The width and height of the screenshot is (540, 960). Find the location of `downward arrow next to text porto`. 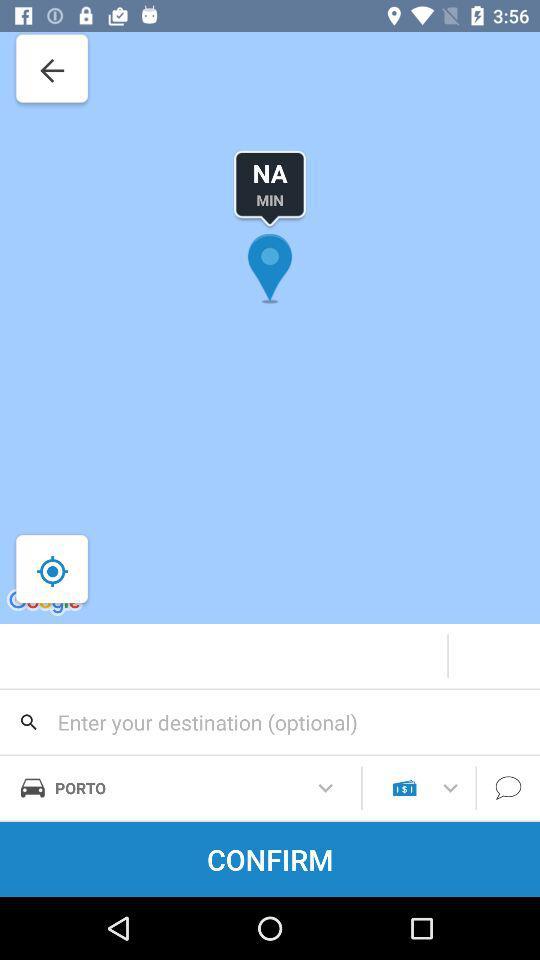

downward arrow next to text porto is located at coordinates (325, 788).